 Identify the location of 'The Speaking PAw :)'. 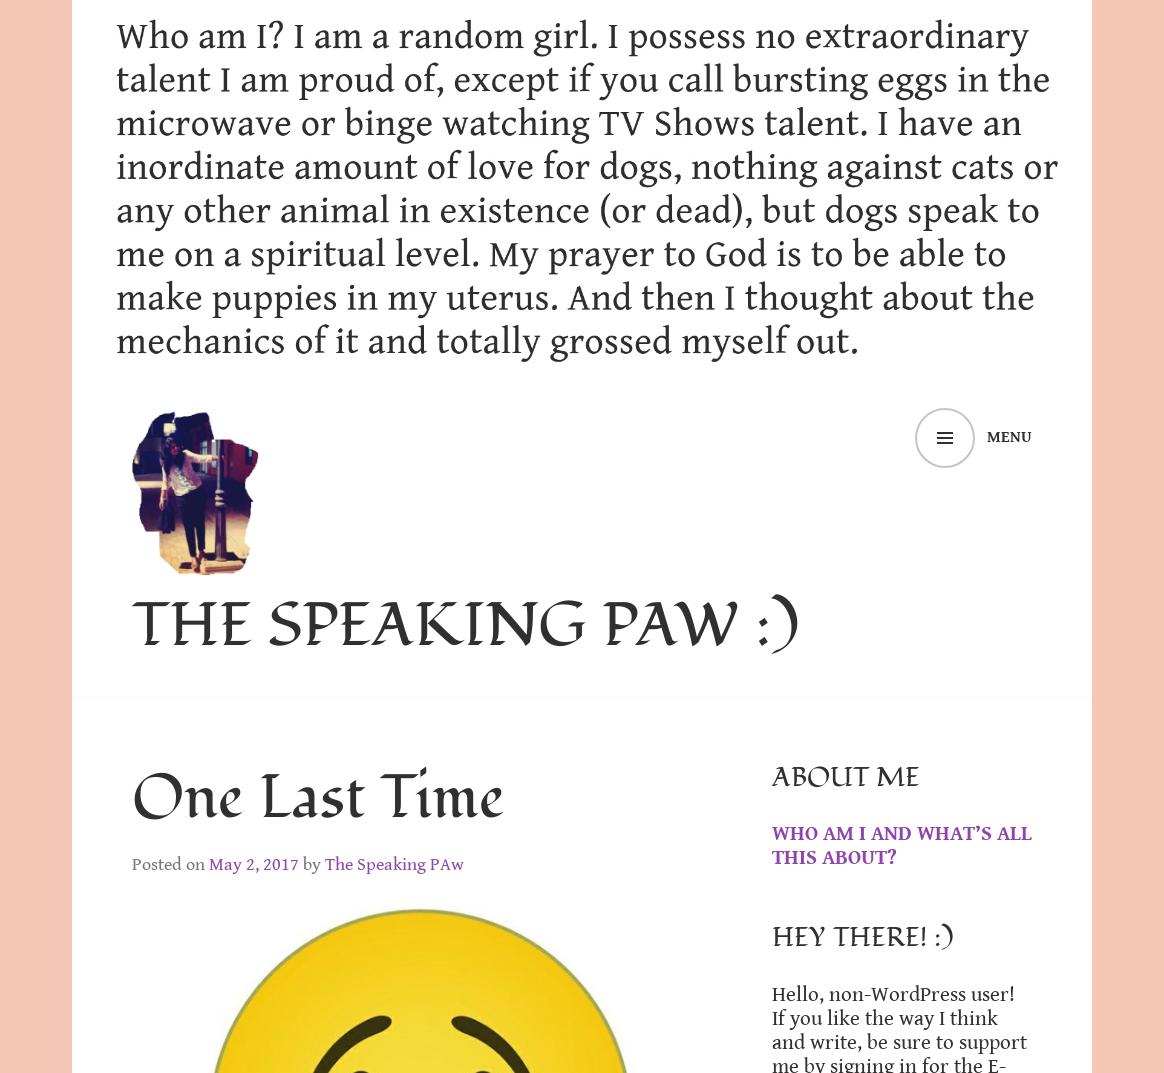
(464, 624).